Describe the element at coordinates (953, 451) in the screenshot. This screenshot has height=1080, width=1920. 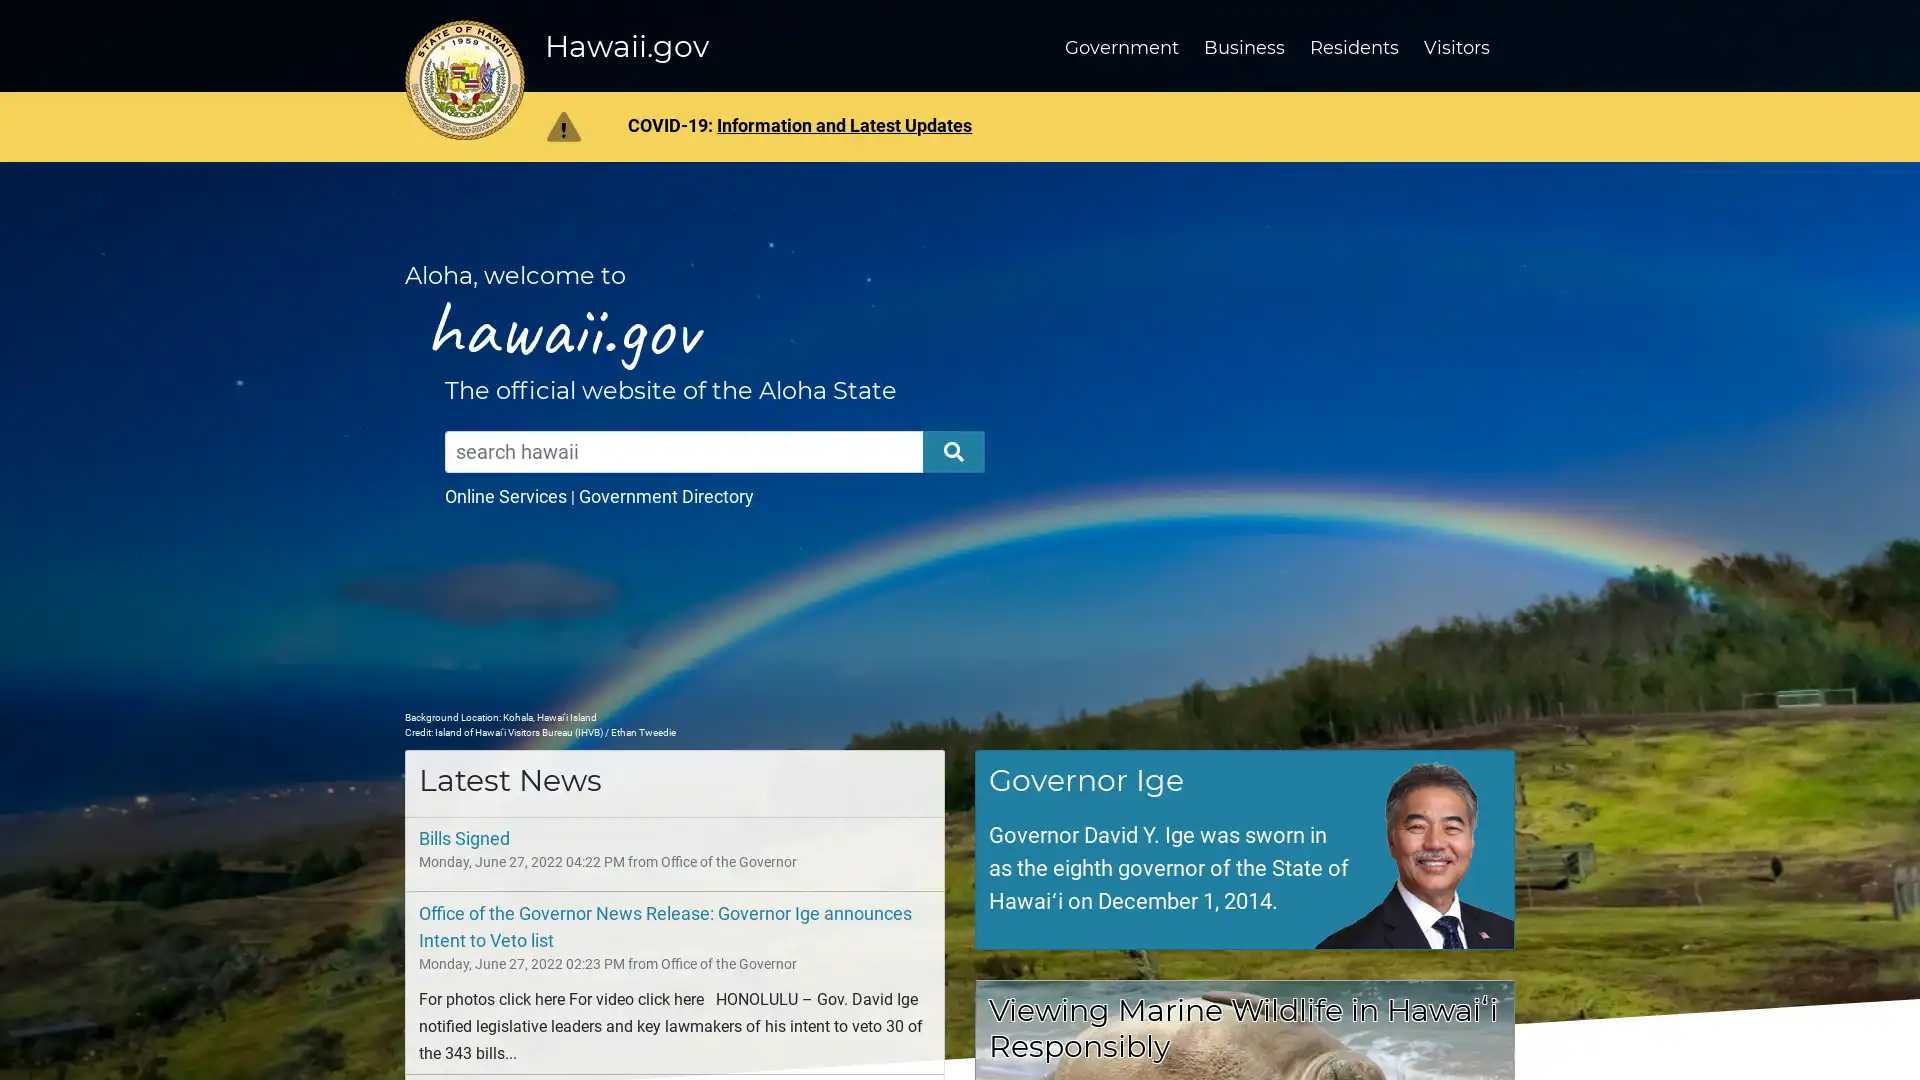
I see `Search` at that location.